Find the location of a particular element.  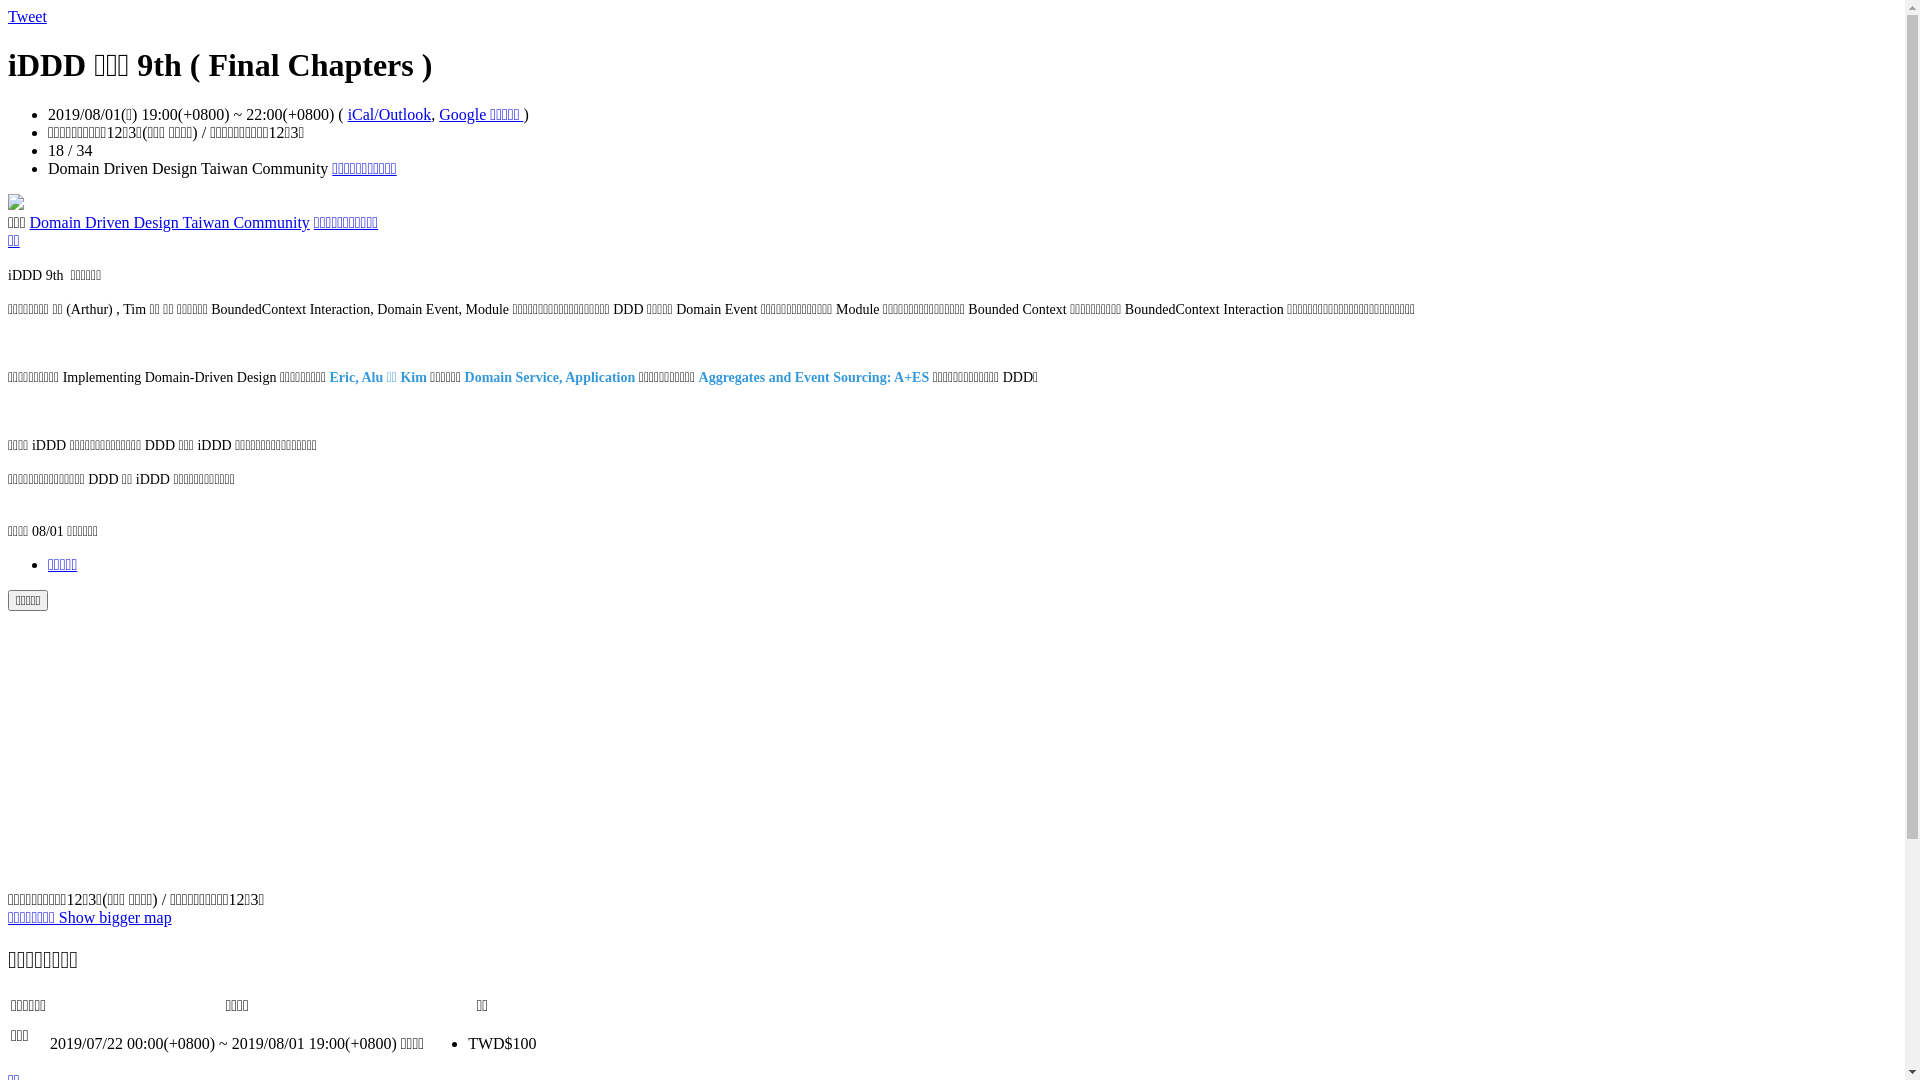

'Domain Driven Design Taiwan Community' is located at coordinates (169, 222).